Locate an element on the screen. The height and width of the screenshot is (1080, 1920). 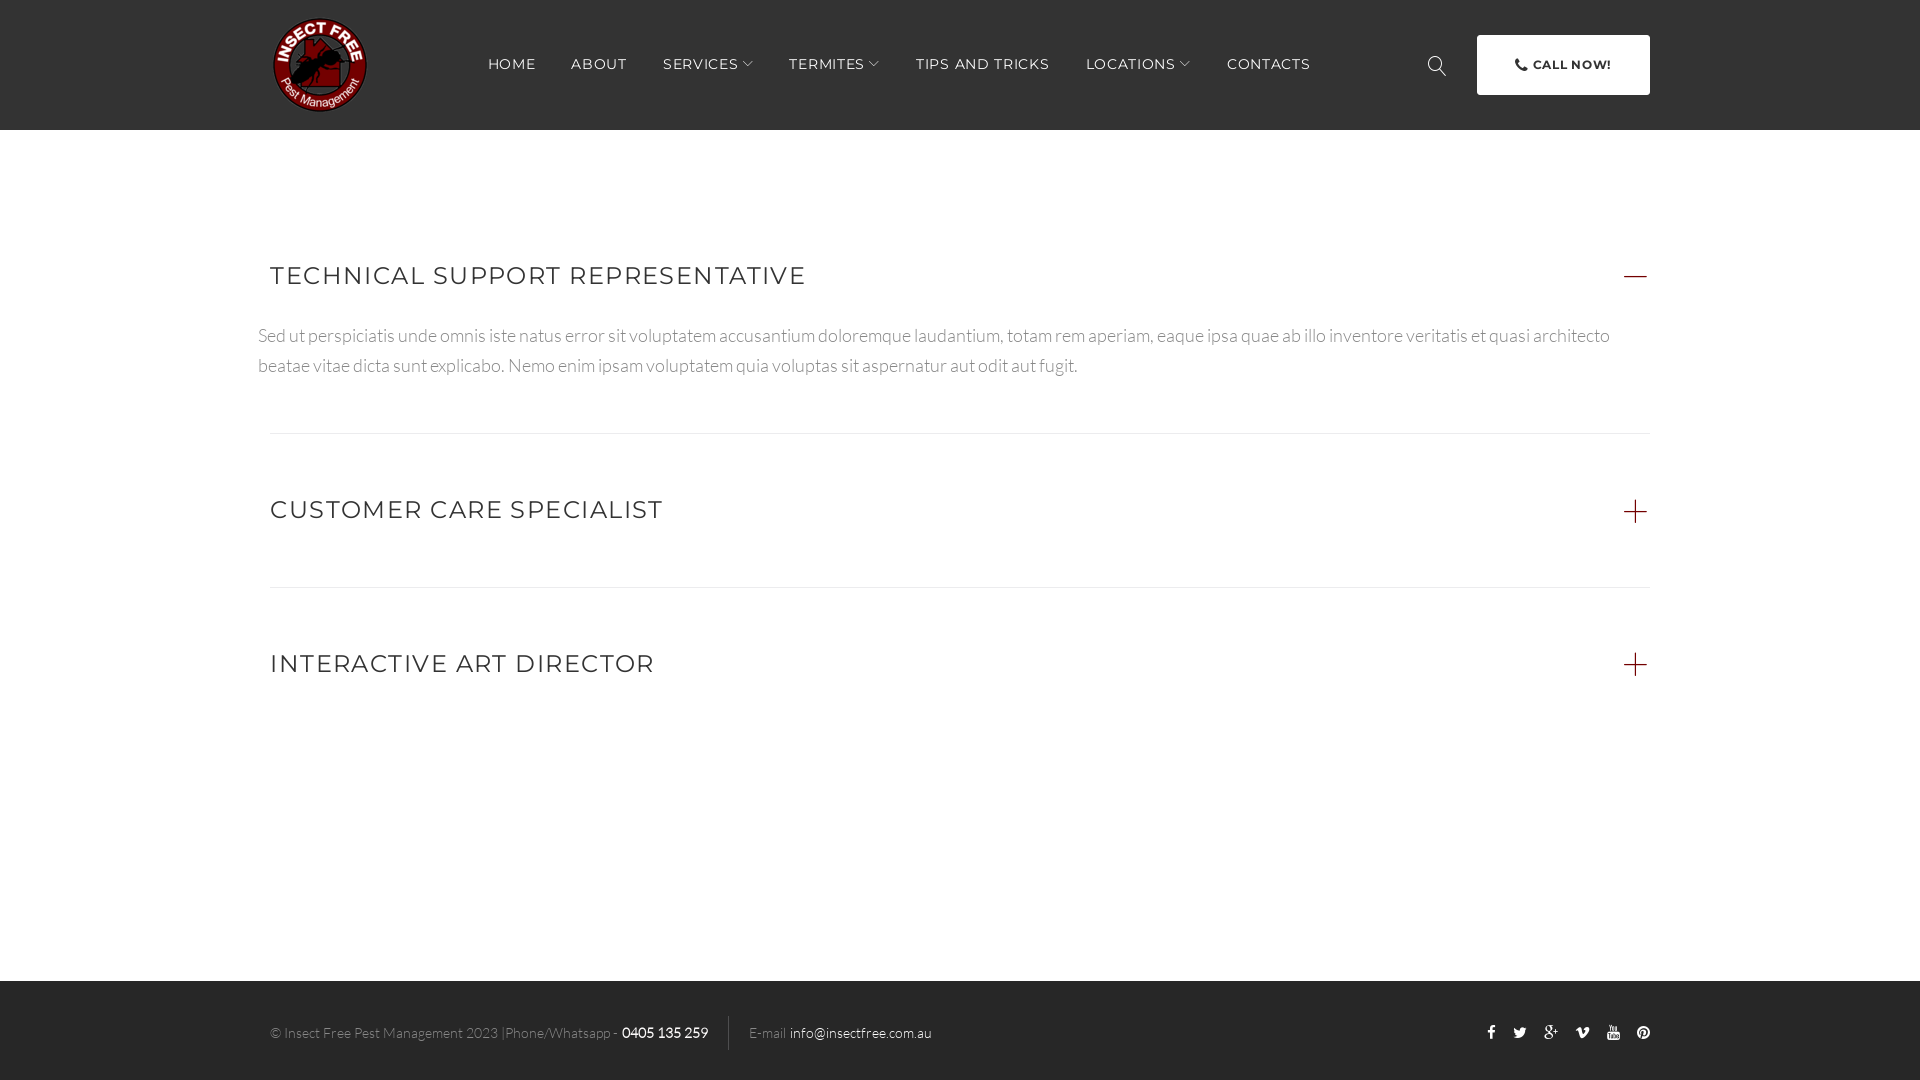
'TERMITES' is located at coordinates (834, 63).